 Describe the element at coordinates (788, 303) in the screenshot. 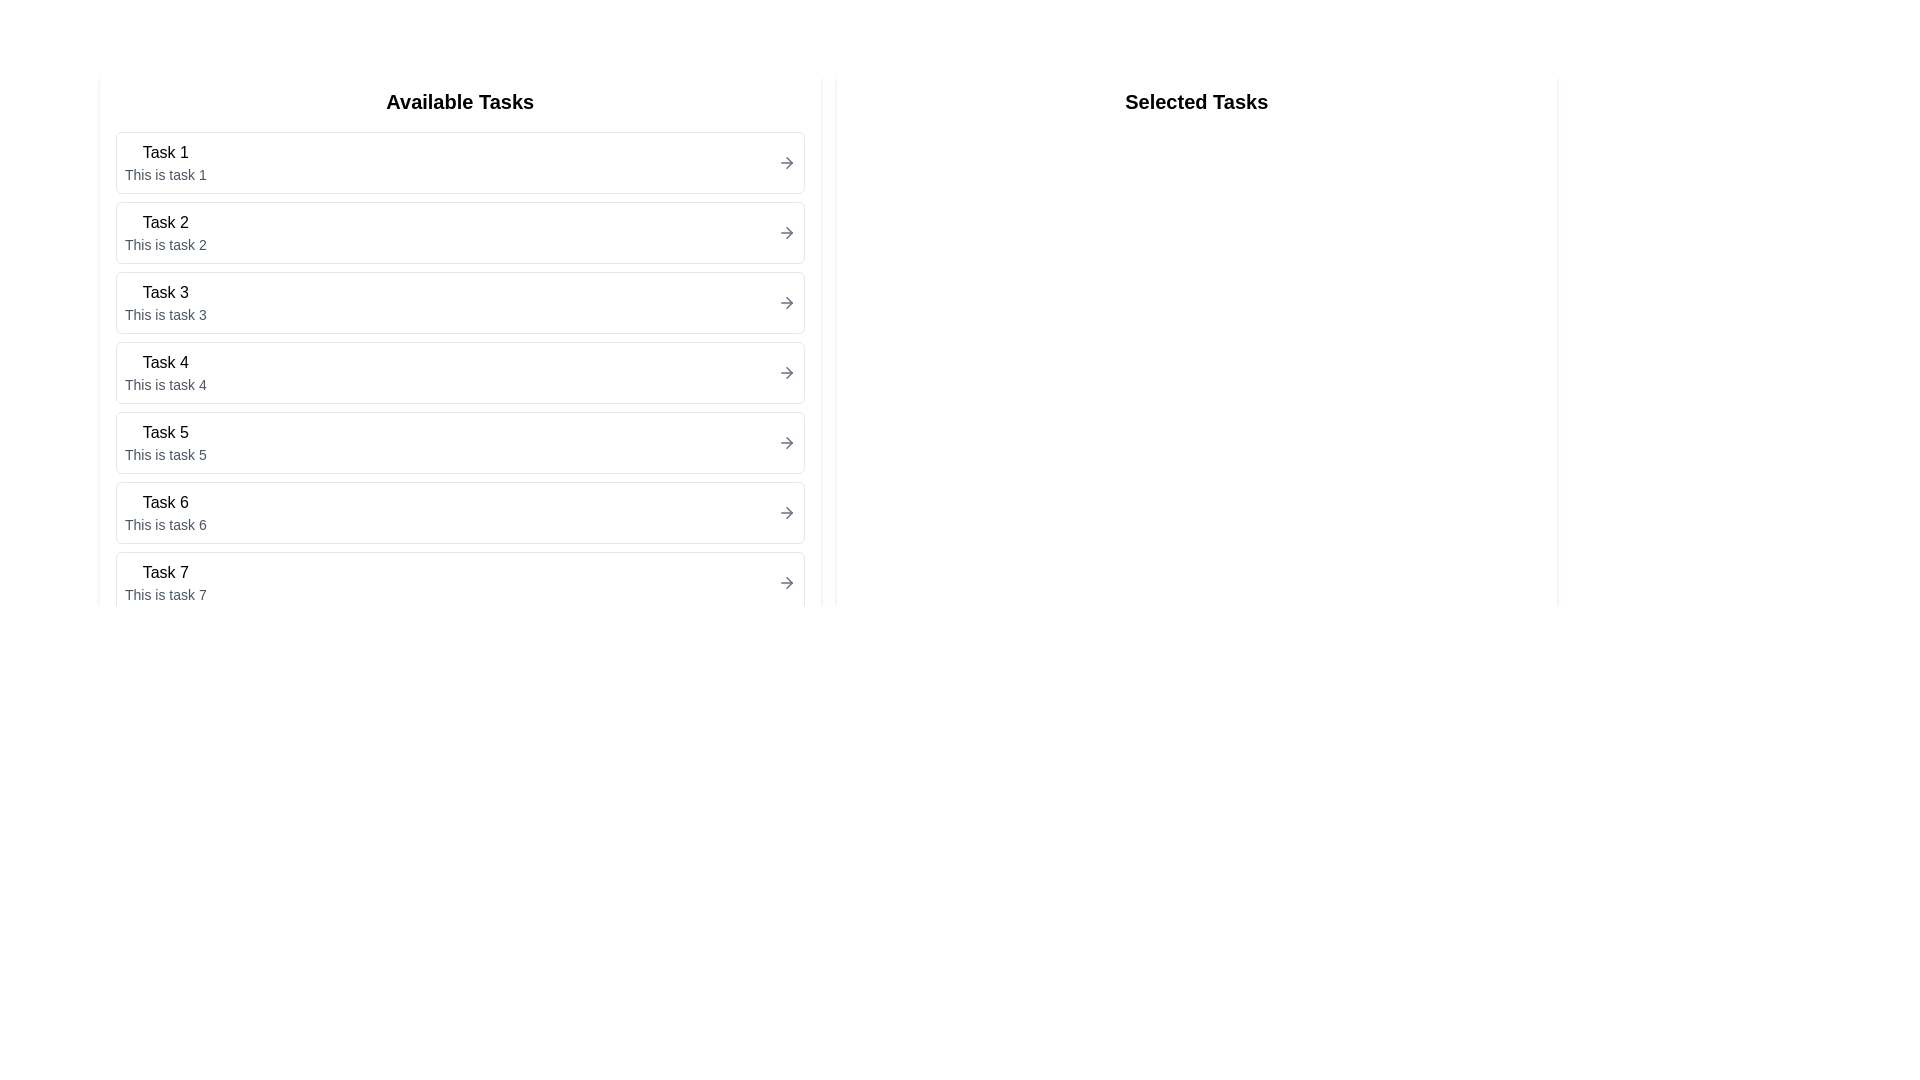

I see `the icon located in the right part of the 'Task 4' row within the 'Available Tasks' section` at that location.